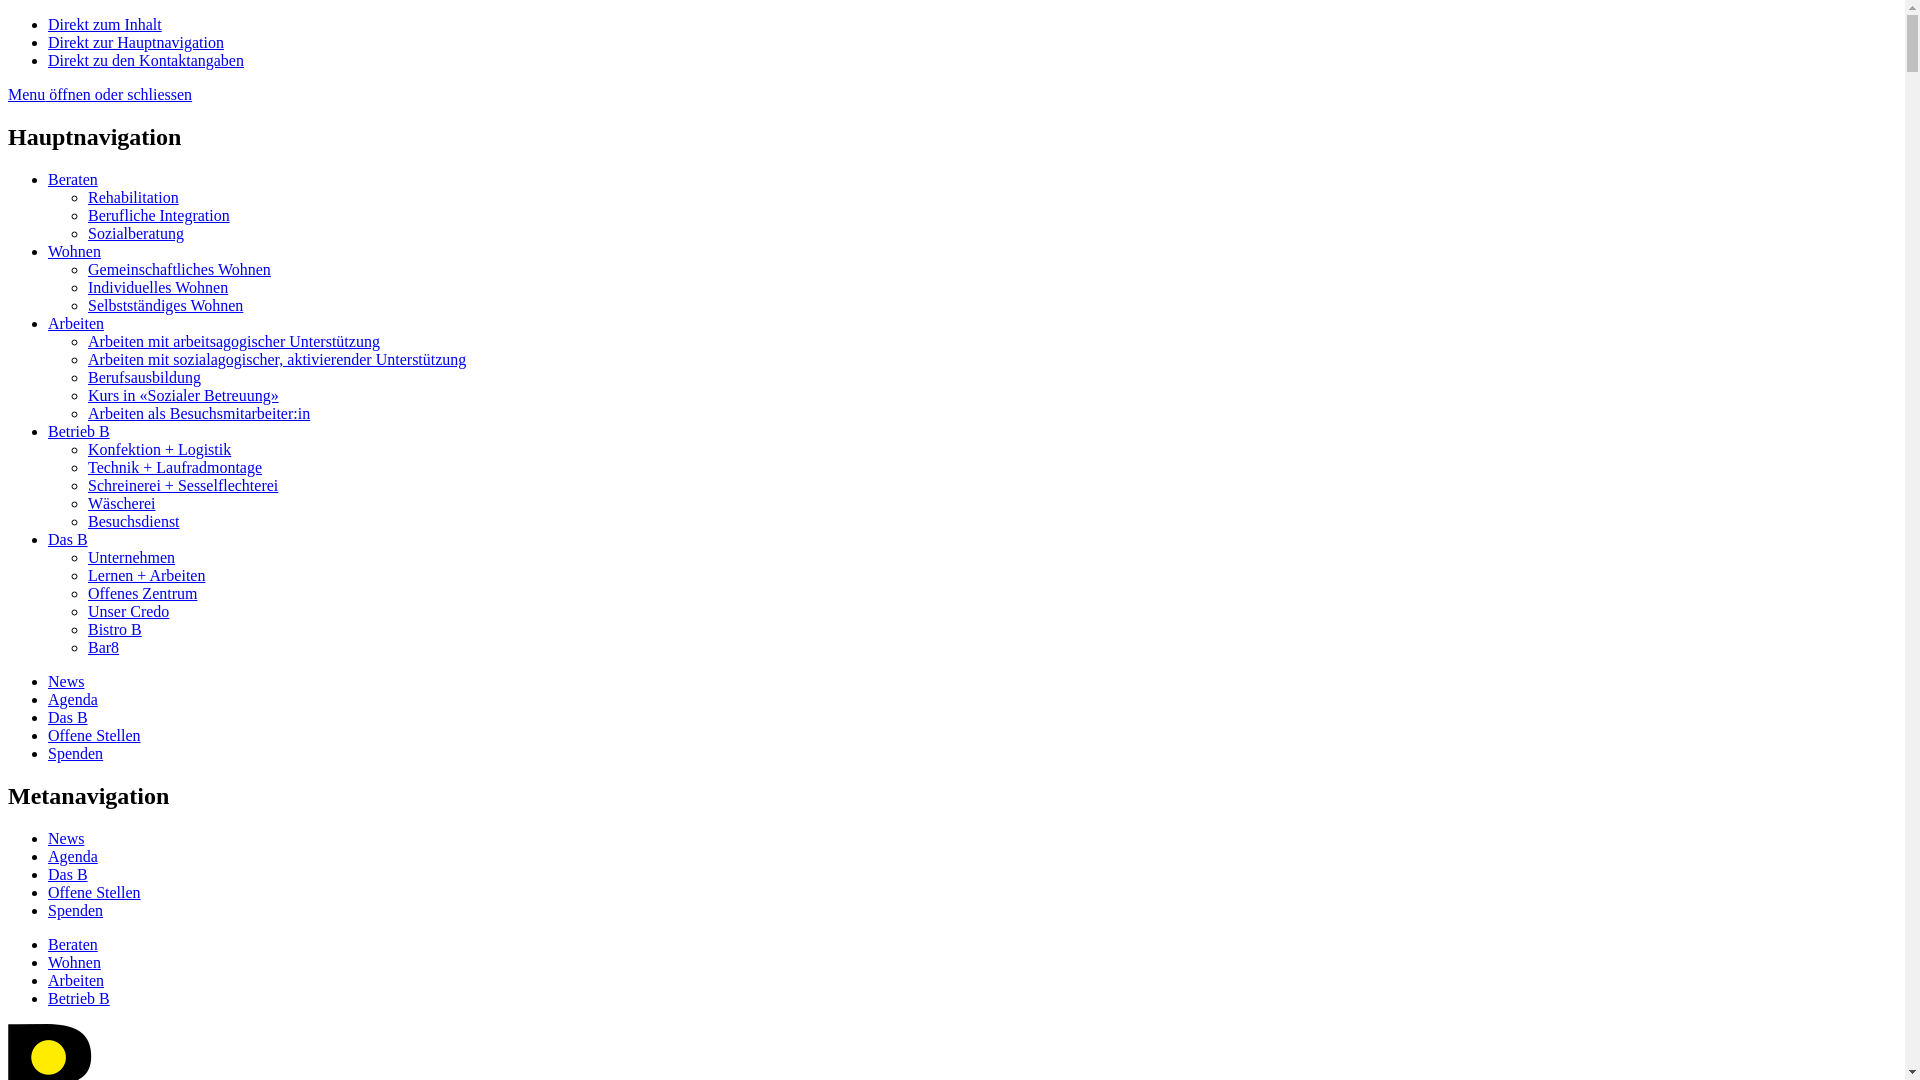 The width and height of the screenshot is (1920, 1080). Describe the element at coordinates (66, 838) in the screenshot. I see `'News'` at that location.